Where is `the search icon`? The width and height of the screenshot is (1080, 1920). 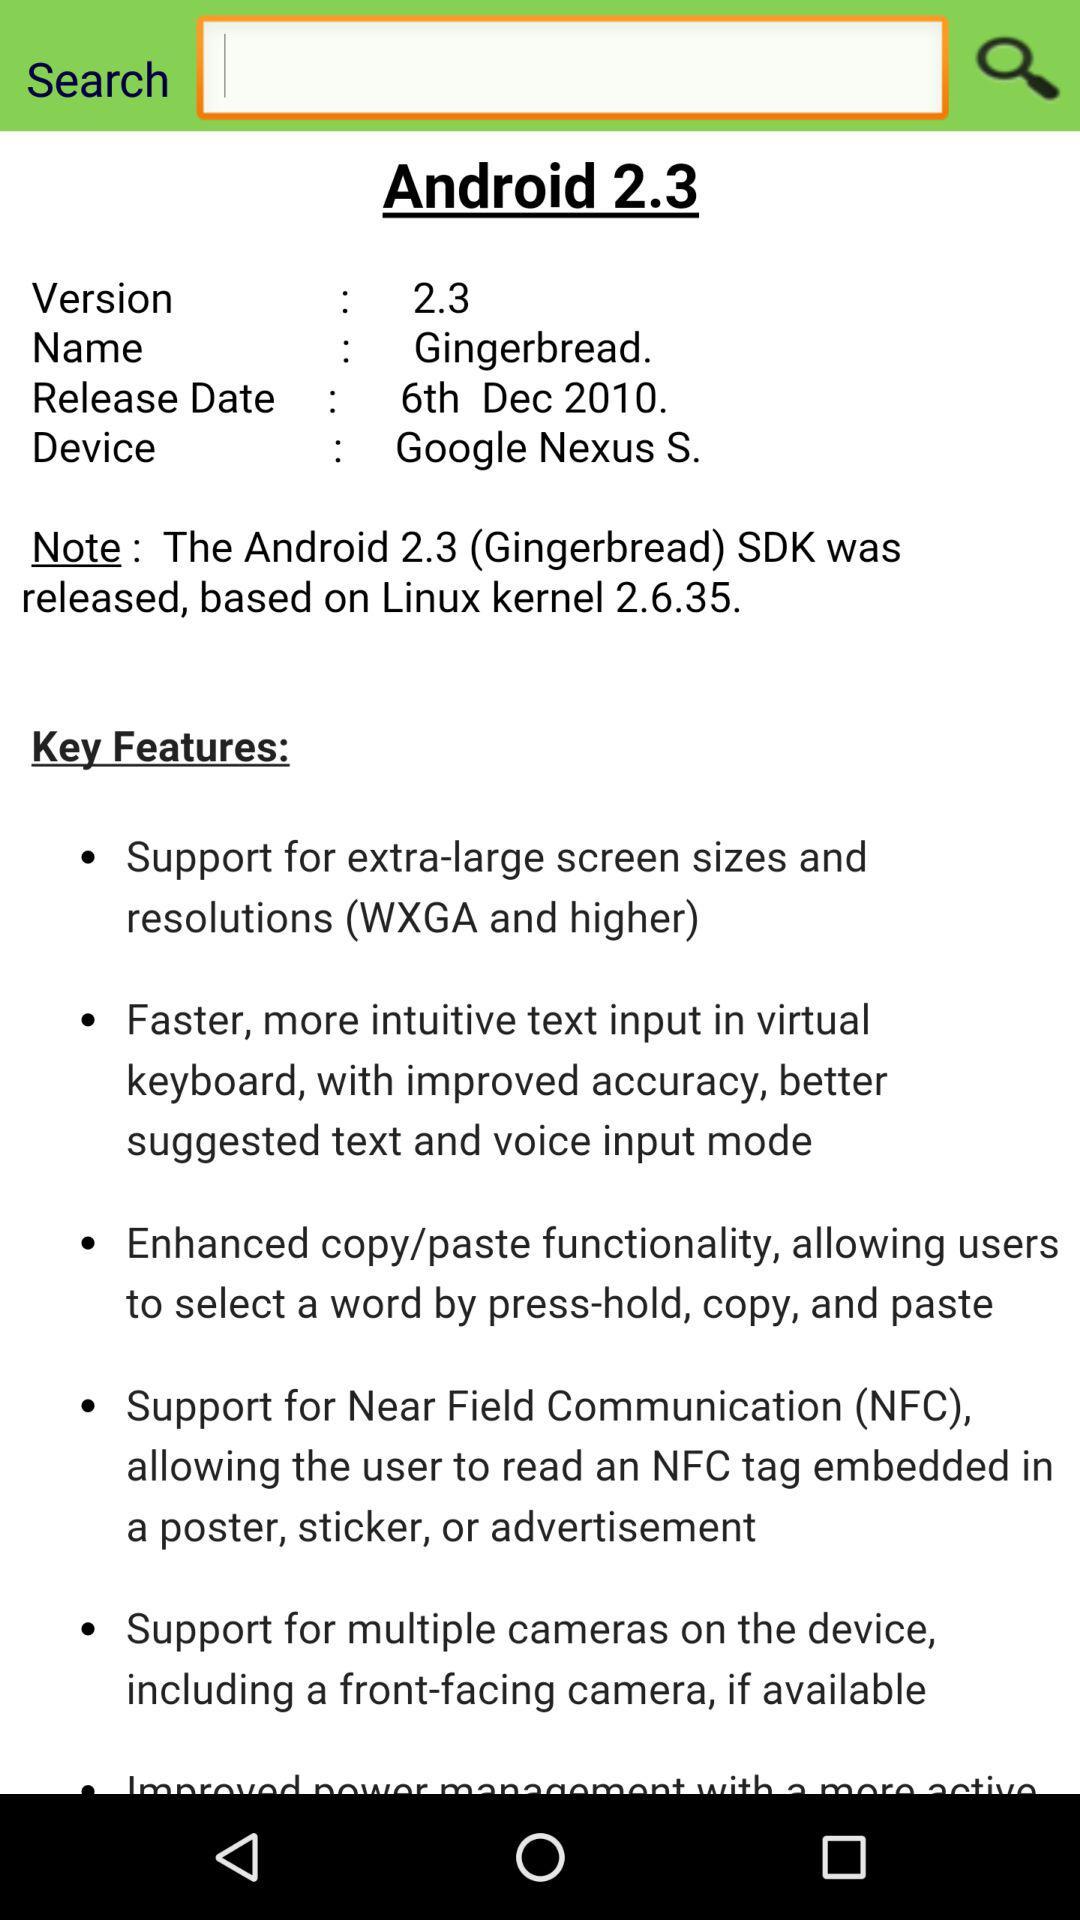 the search icon is located at coordinates (1014, 70).